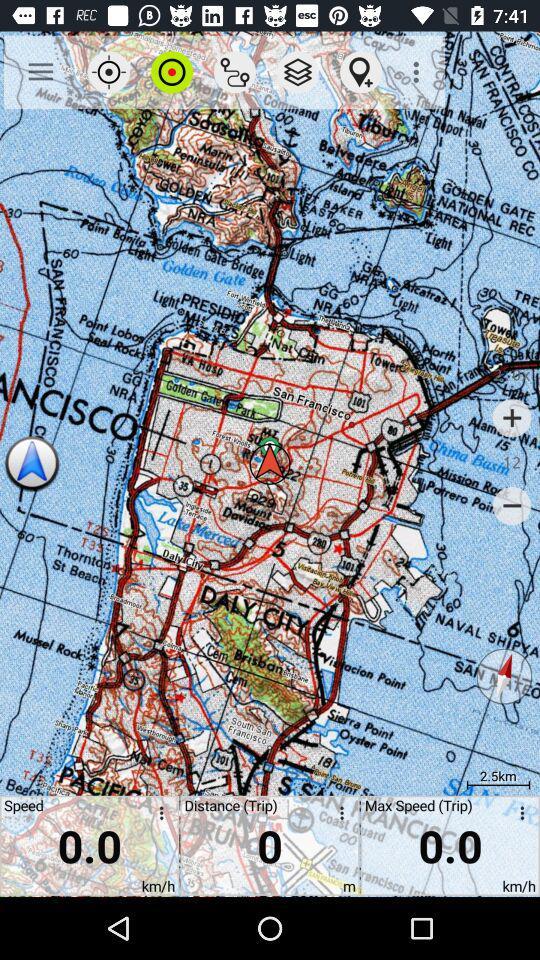 This screenshot has height=960, width=540. I want to click on the more icon, so click(518, 816).